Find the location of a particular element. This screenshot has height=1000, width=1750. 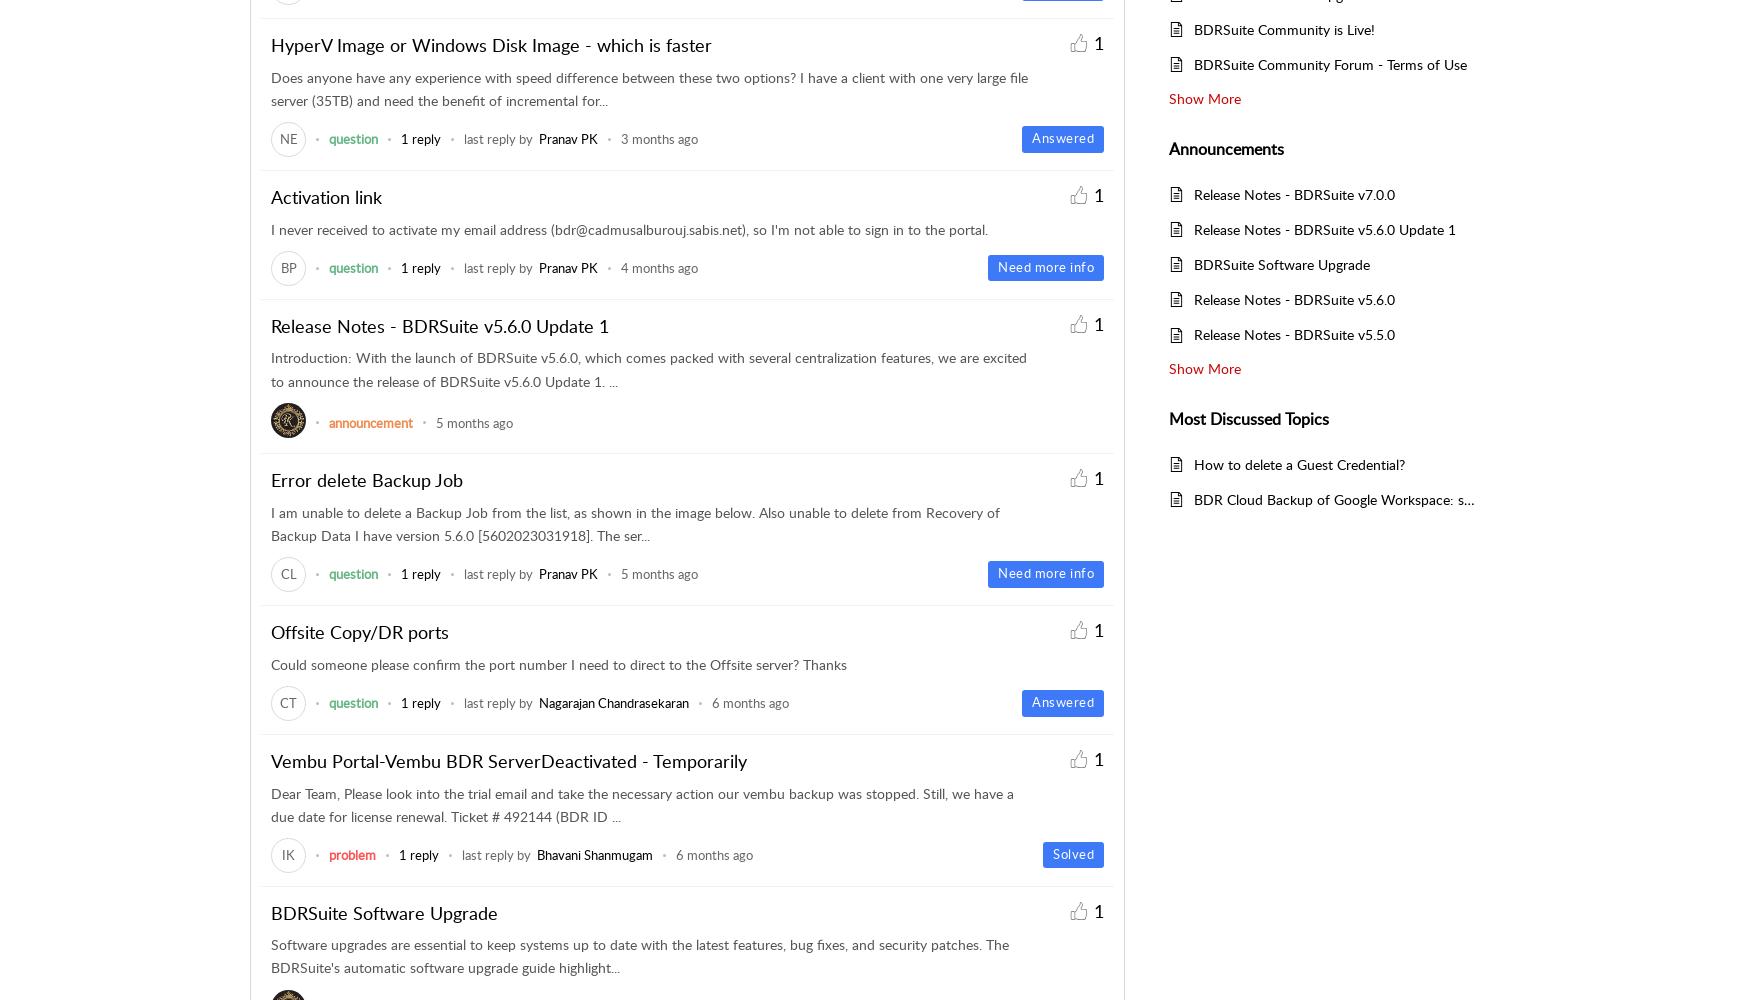

'BDRSuite Community Forum - Terms of Use' is located at coordinates (1330, 62).